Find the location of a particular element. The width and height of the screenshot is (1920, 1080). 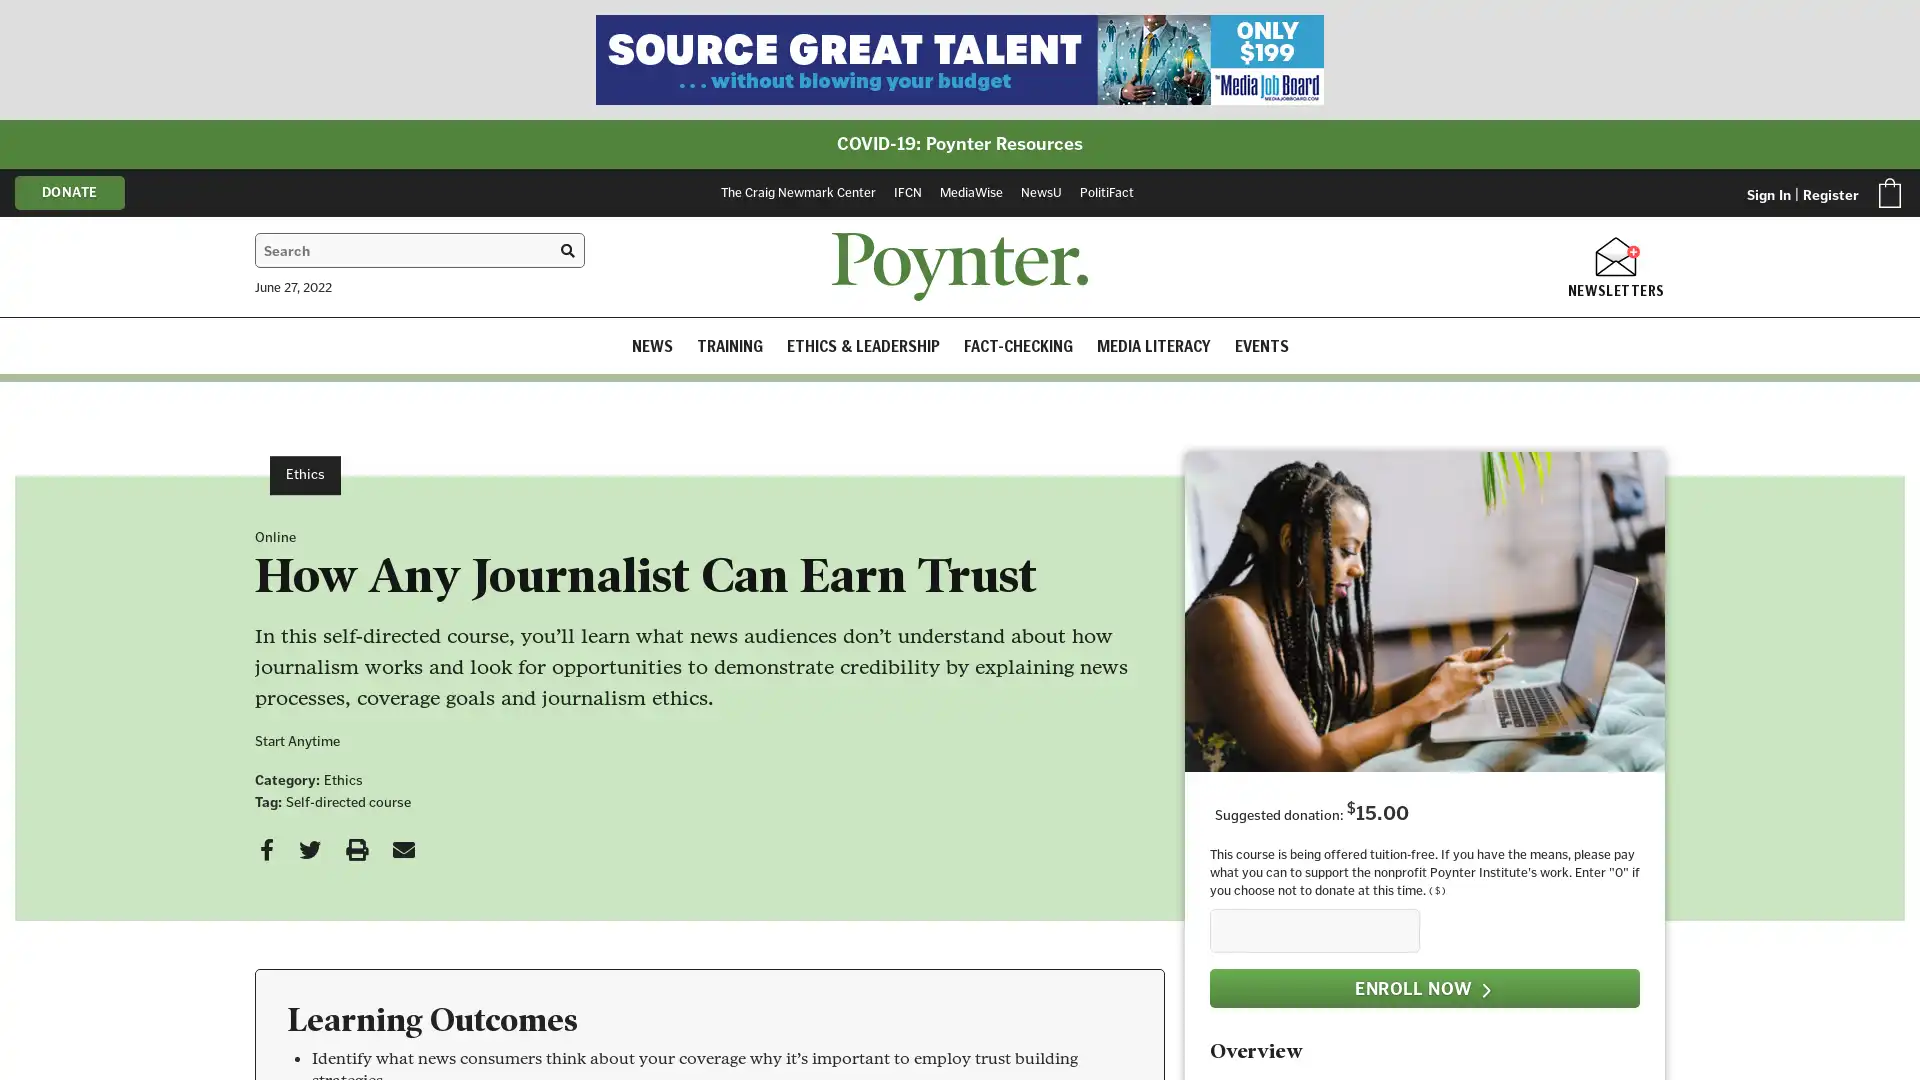

ENROLL NOW is located at coordinates (1424, 947).